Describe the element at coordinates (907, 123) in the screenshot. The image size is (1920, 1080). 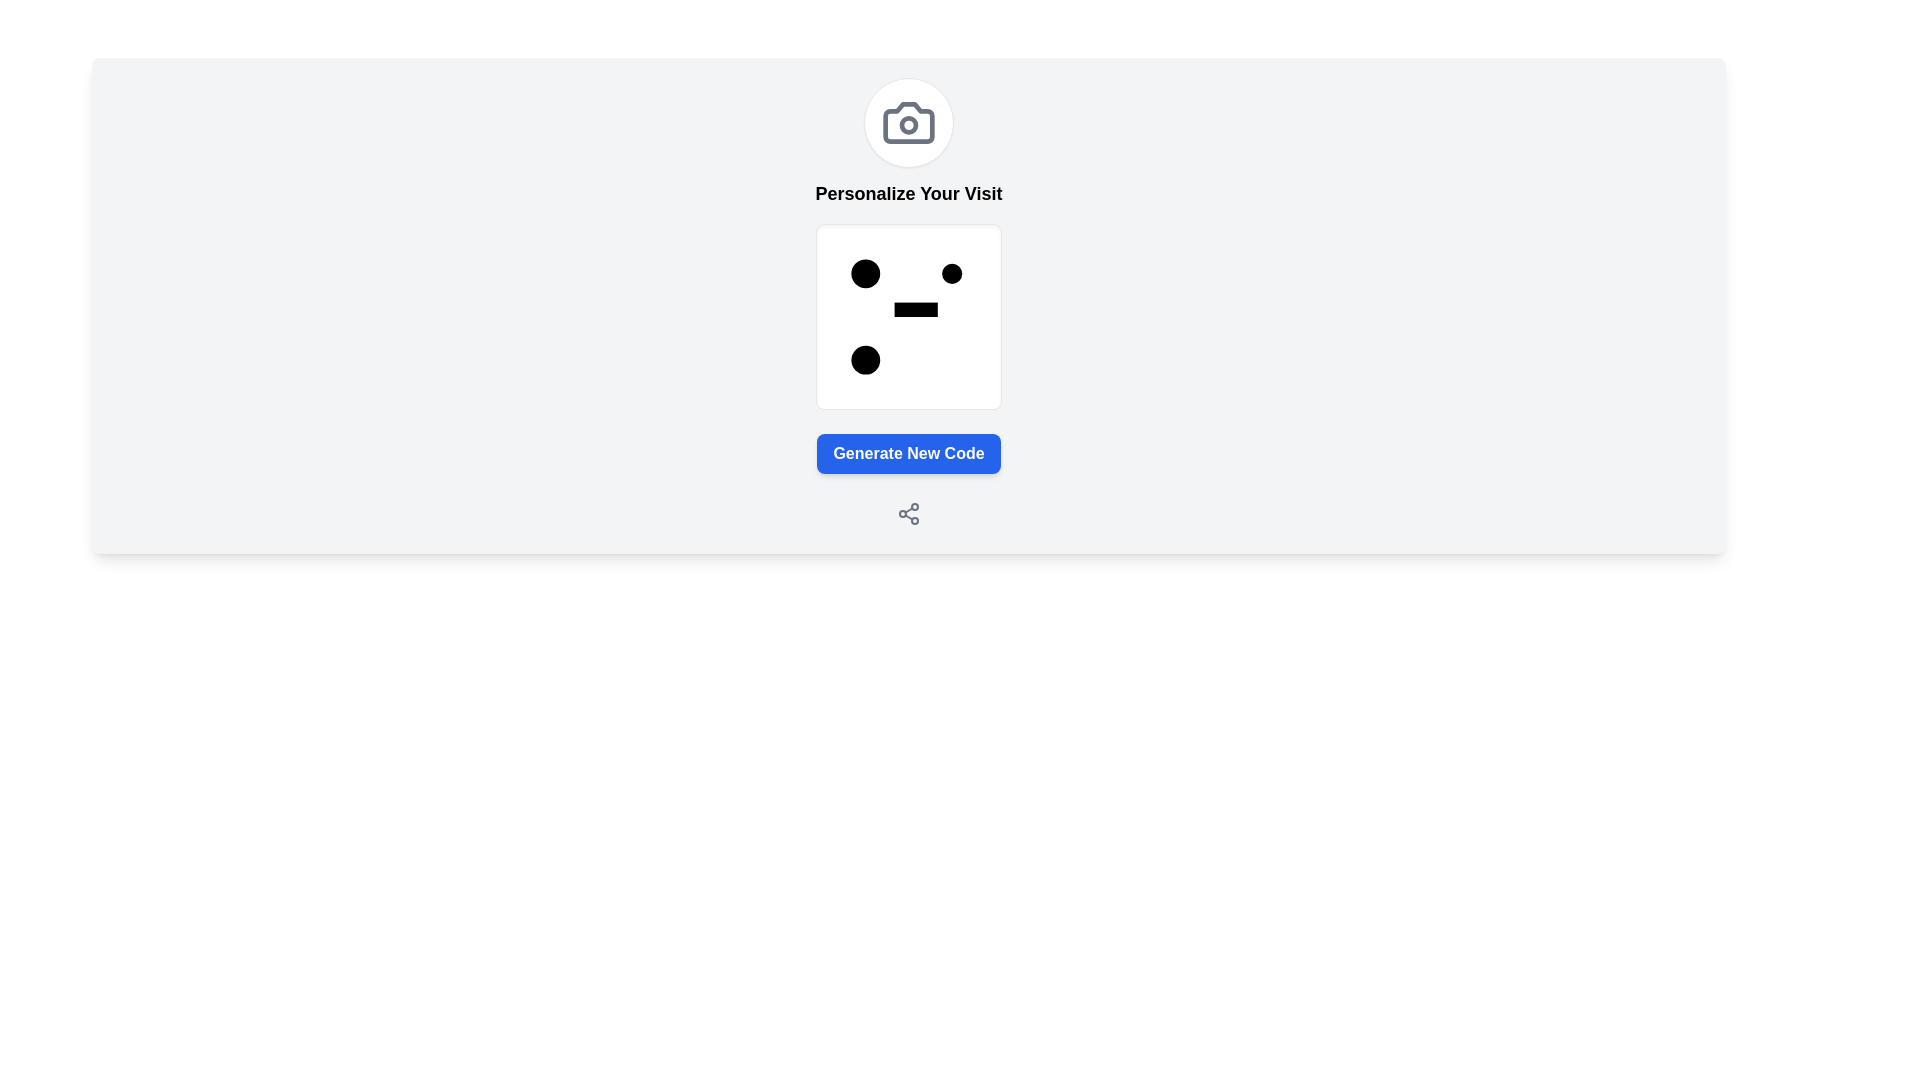
I see `the circular button with a camera icon in the middle` at that location.